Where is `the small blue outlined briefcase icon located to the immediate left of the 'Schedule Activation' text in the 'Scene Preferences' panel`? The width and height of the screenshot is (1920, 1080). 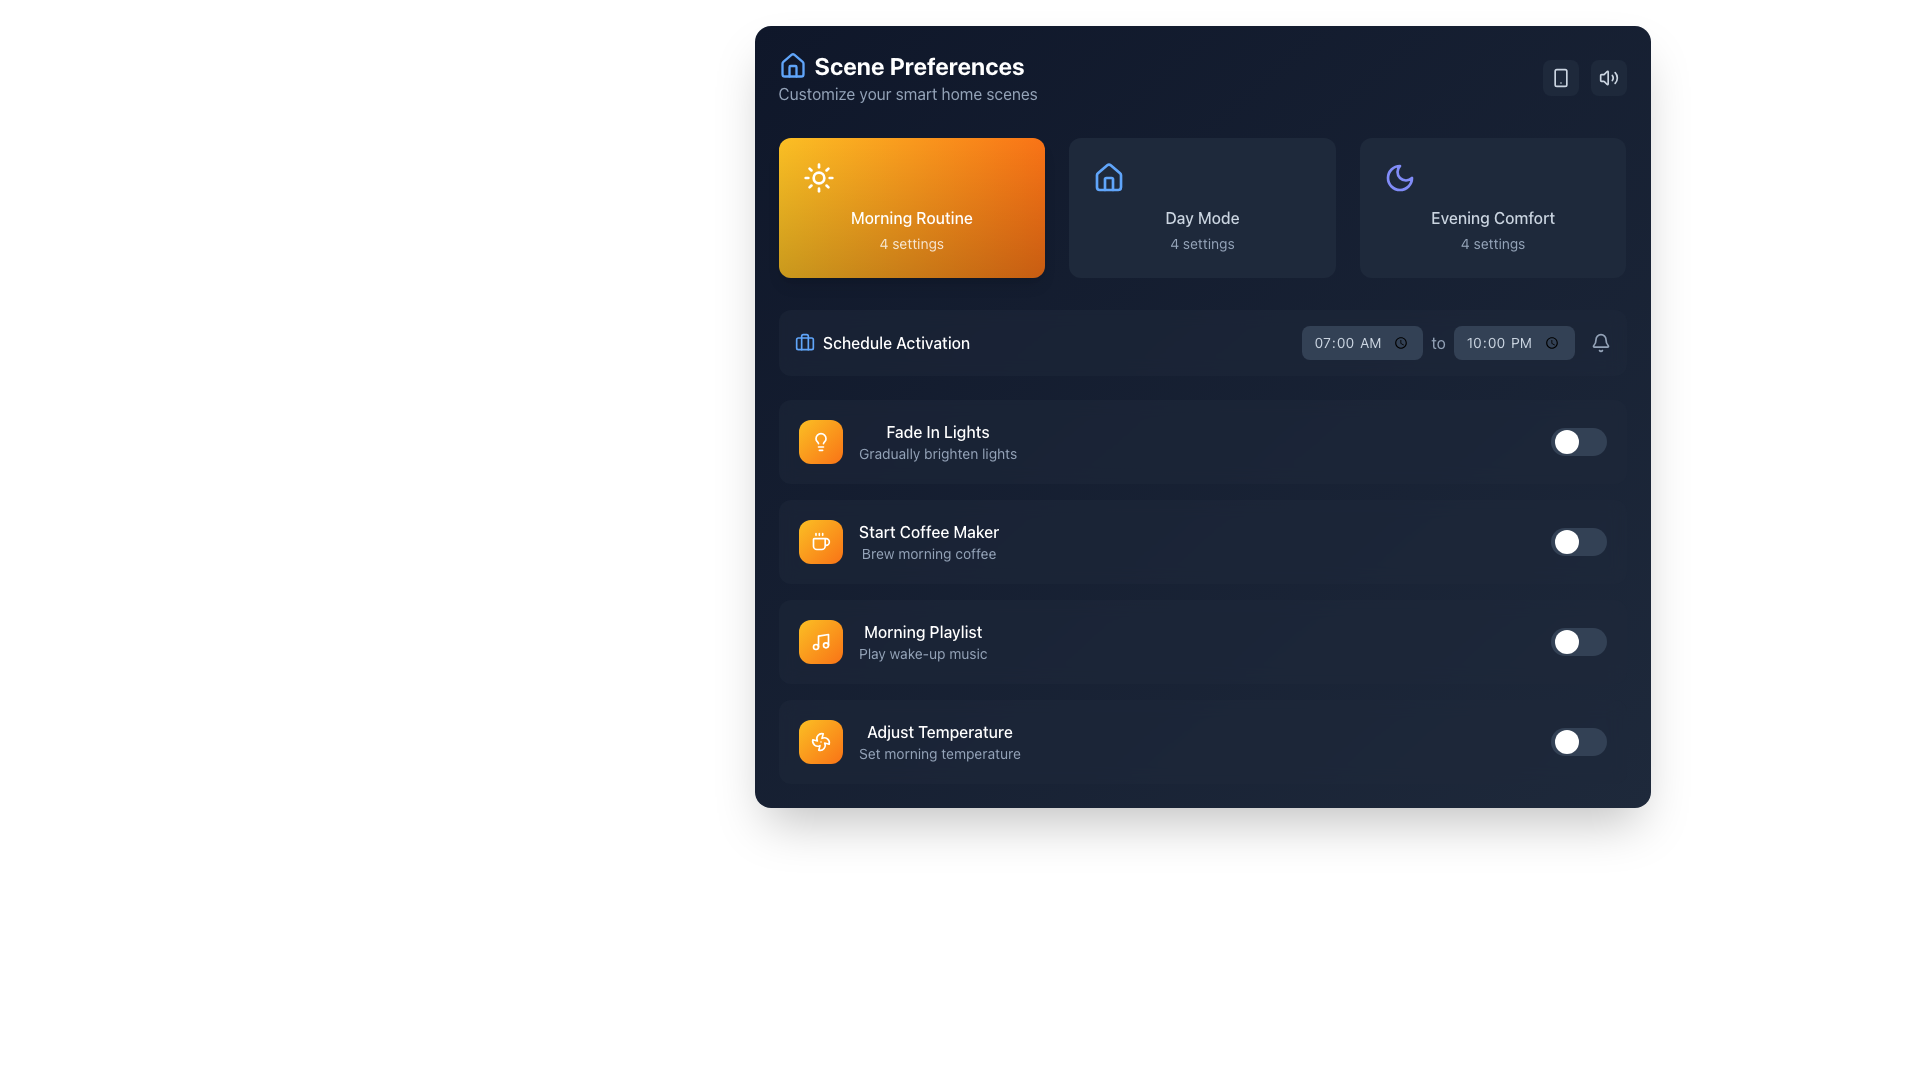
the small blue outlined briefcase icon located to the immediate left of the 'Schedule Activation' text in the 'Scene Preferences' panel is located at coordinates (804, 342).